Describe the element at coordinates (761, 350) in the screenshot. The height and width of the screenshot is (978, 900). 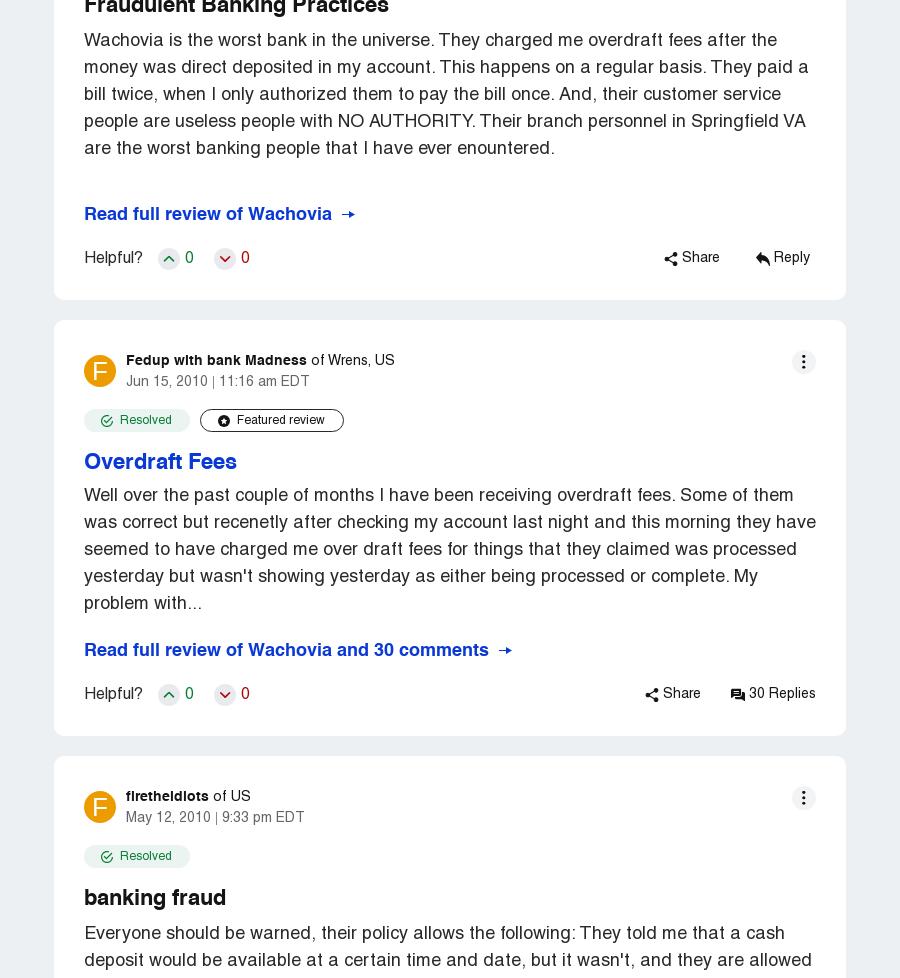
I see `'Red Mountain Weight Loss'` at that location.